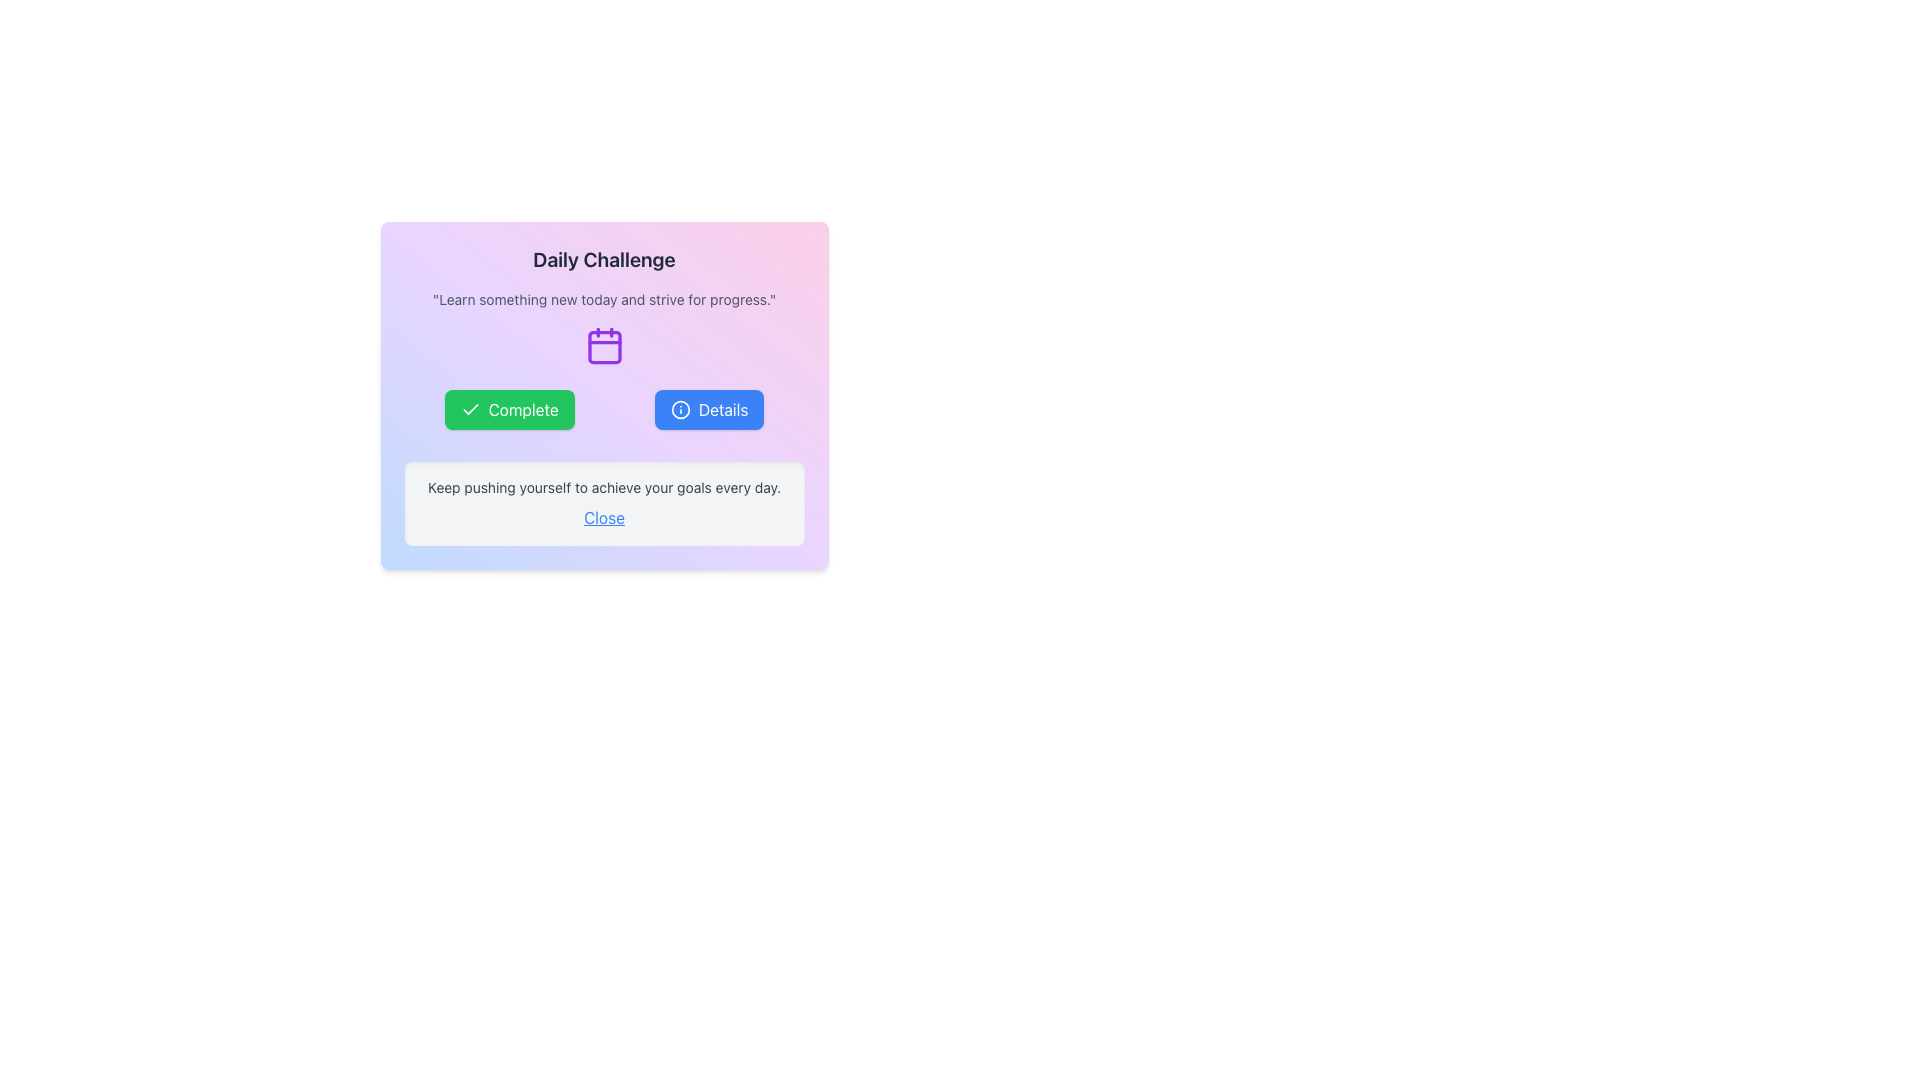 The width and height of the screenshot is (1920, 1080). Describe the element at coordinates (469, 408) in the screenshot. I see `the checkmark icon located inside the green 'Complete' button on the left side of the button group beneath the 'Daily Challenge' heading` at that location.